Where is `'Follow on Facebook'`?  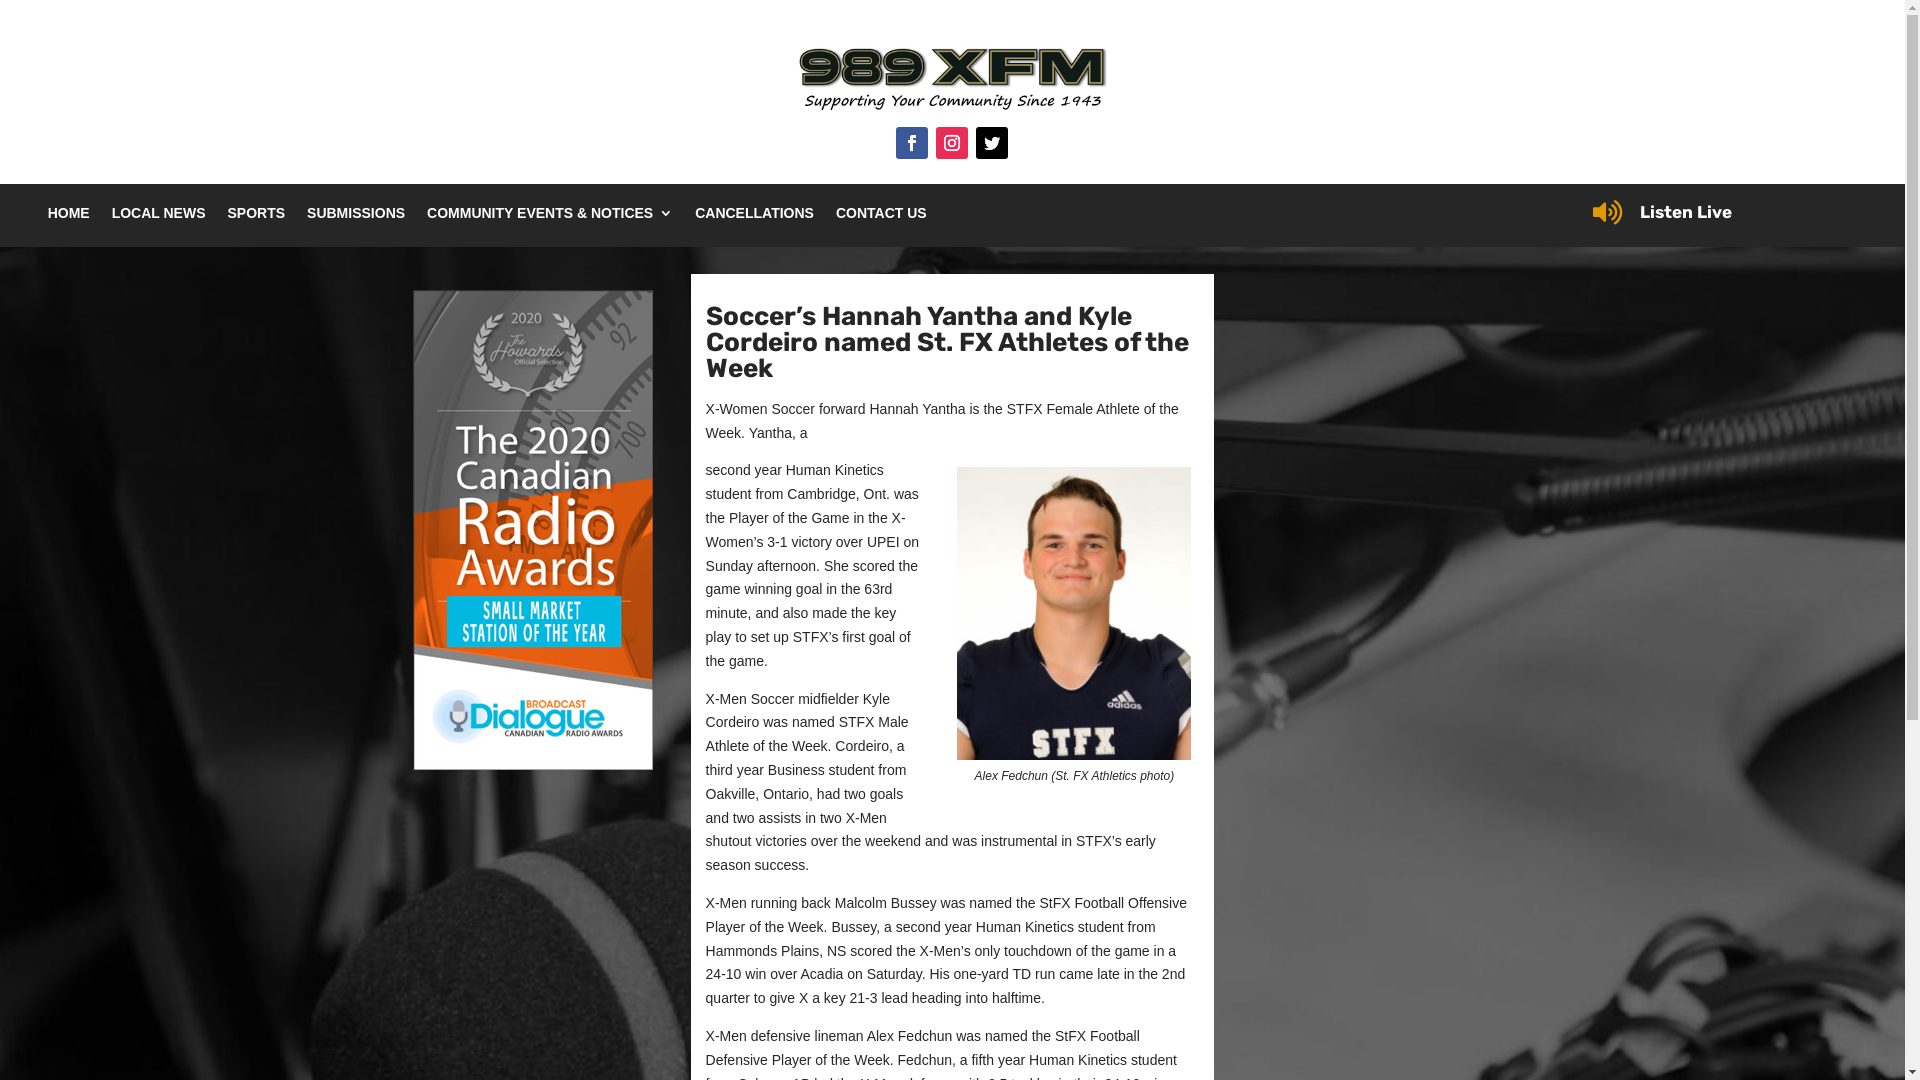
'Follow on Facebook' is located at coordinates (895, 141).